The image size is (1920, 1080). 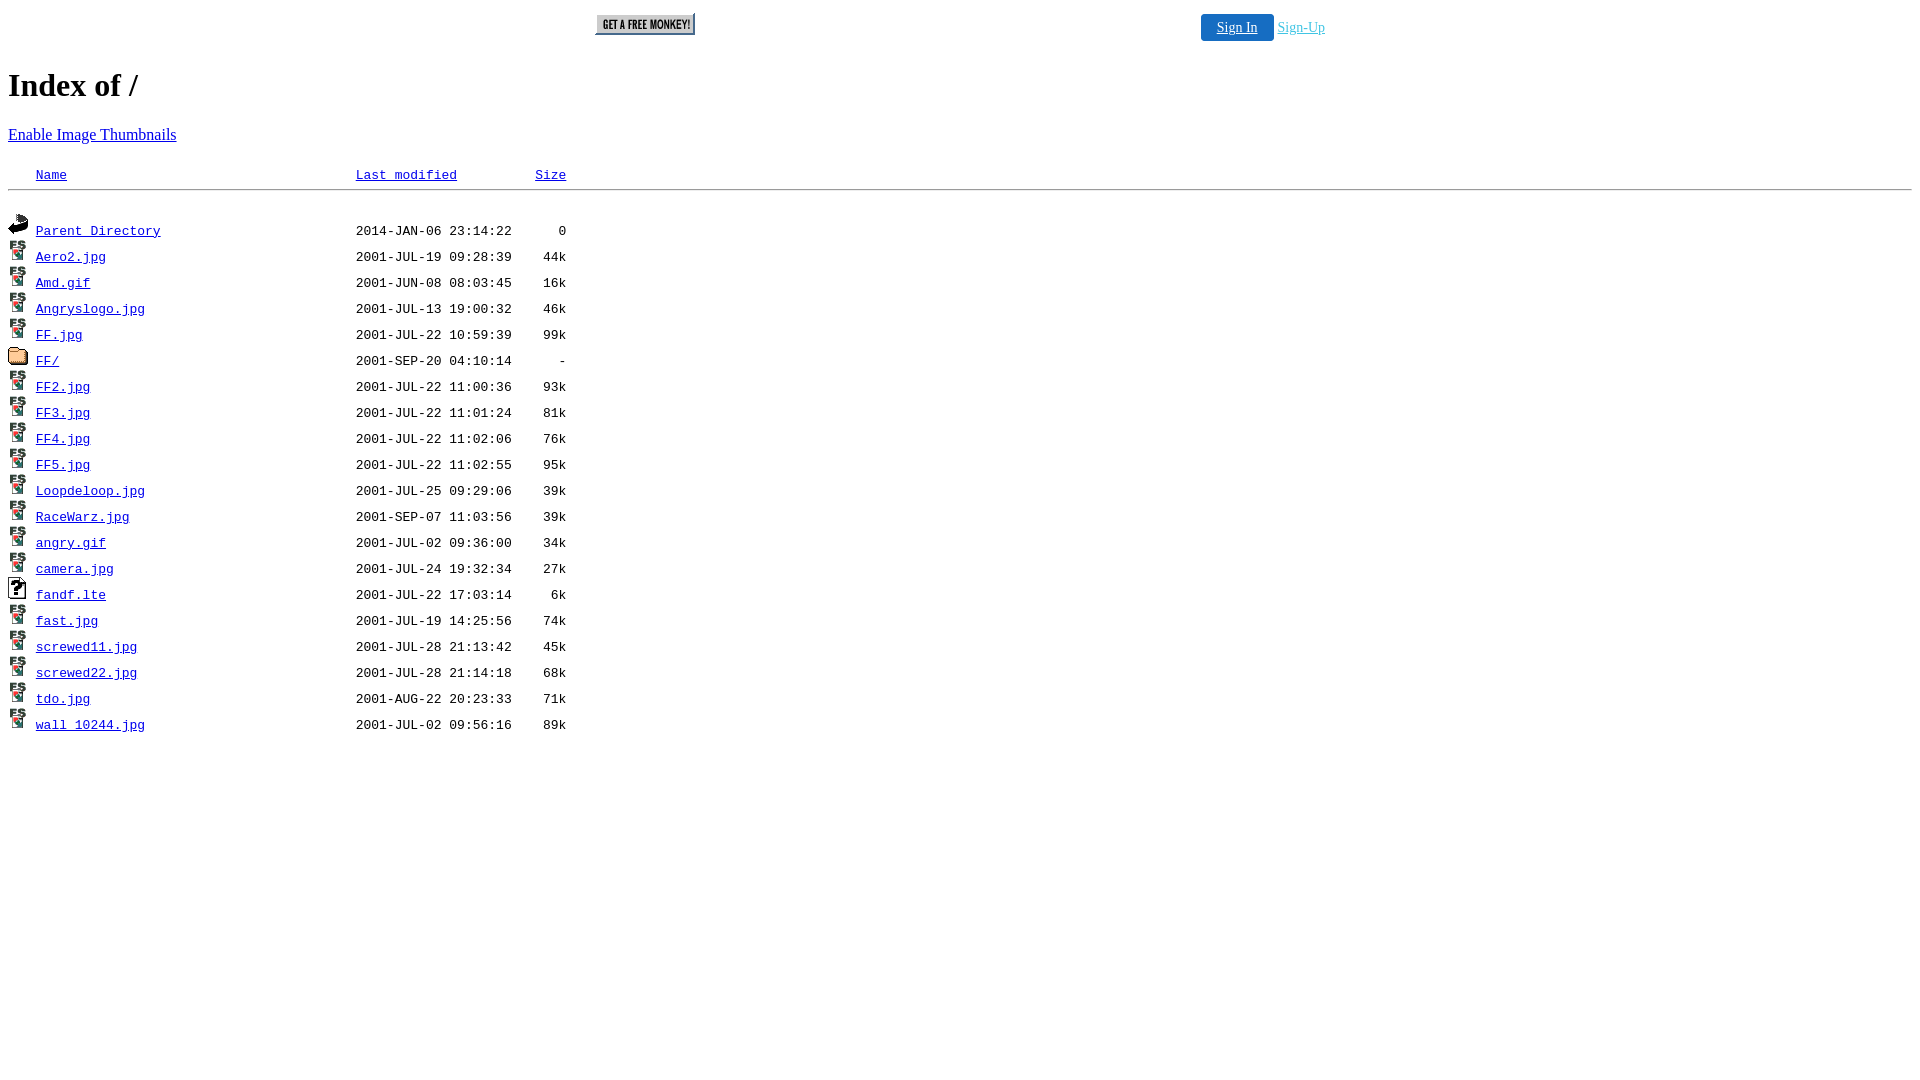 What do you see at coordinates (97, 230) in the screenshot?
I see `'Parent Directory'` at bounding box center [97, 230].